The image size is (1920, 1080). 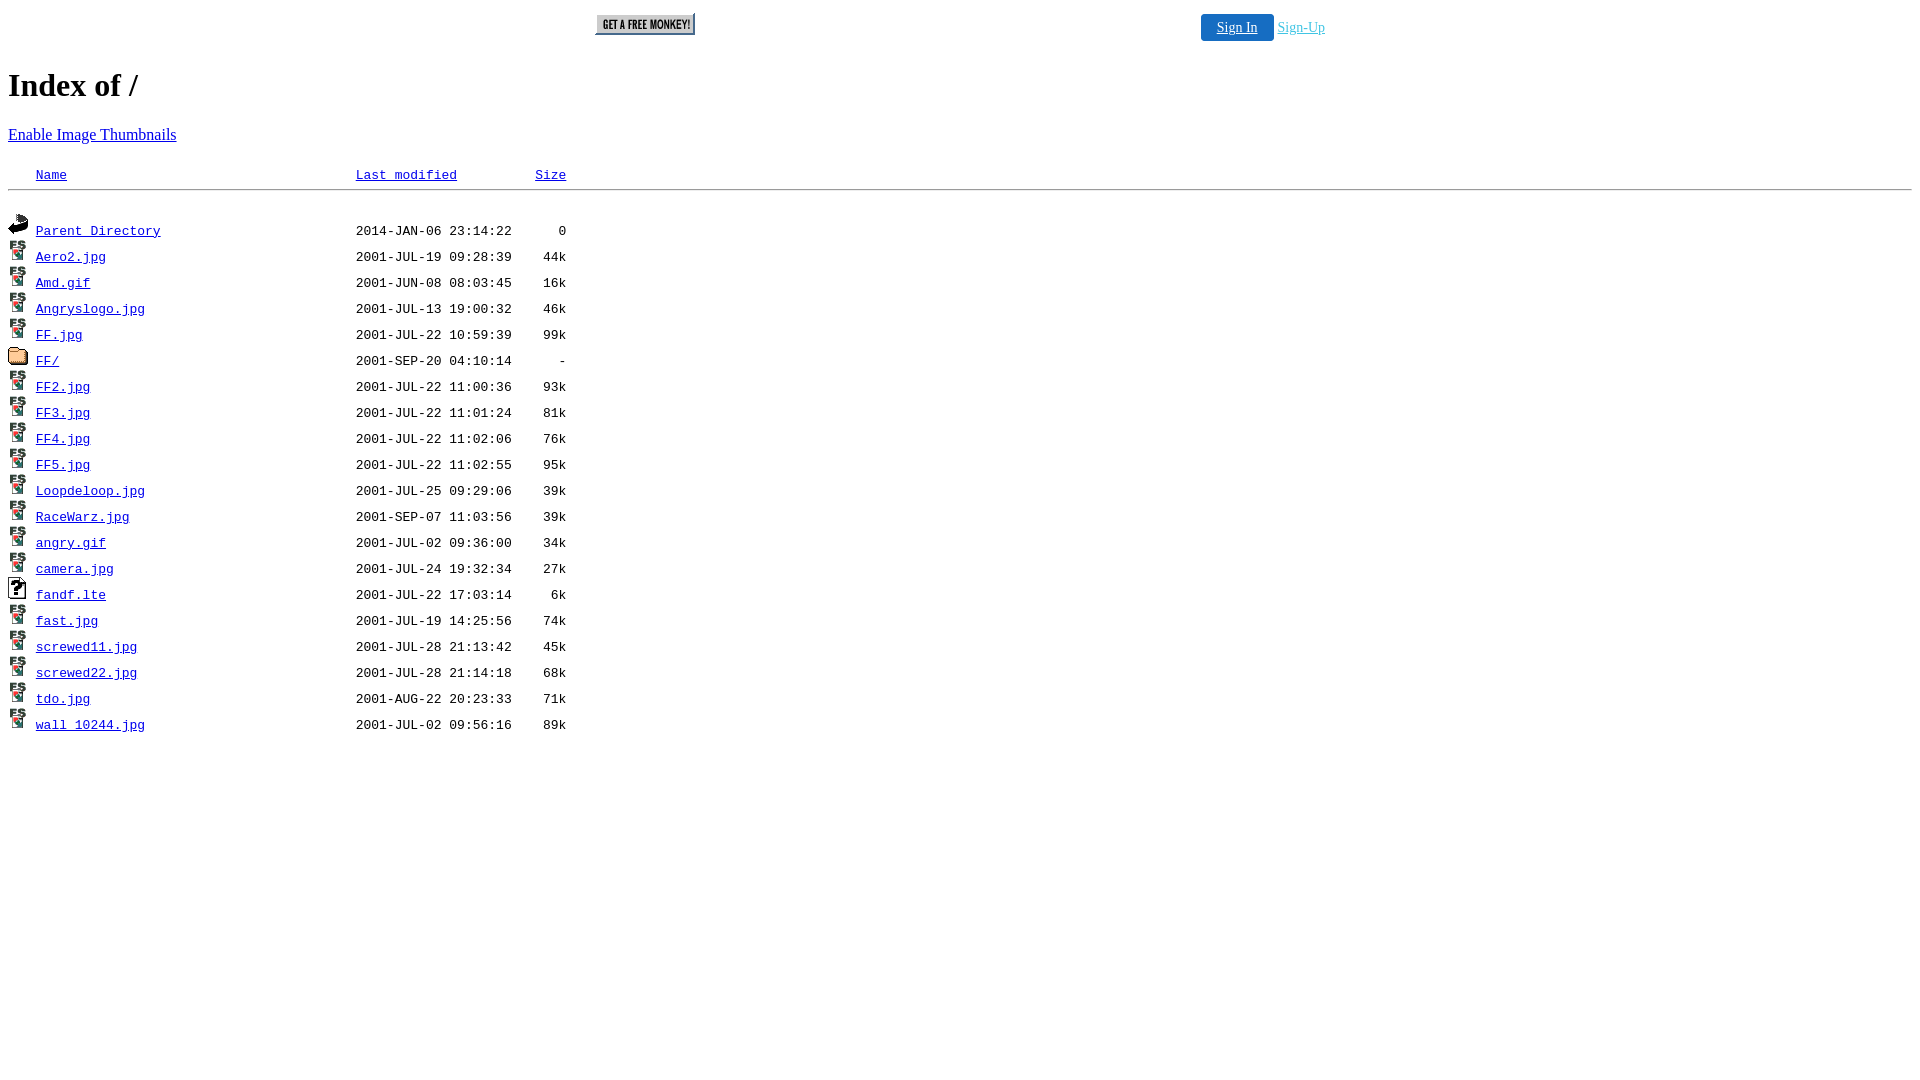 What do you see at coordinates (97, 230) in the screenshot?
I see `'Parent Directory'` at bounding box center [97, 230].